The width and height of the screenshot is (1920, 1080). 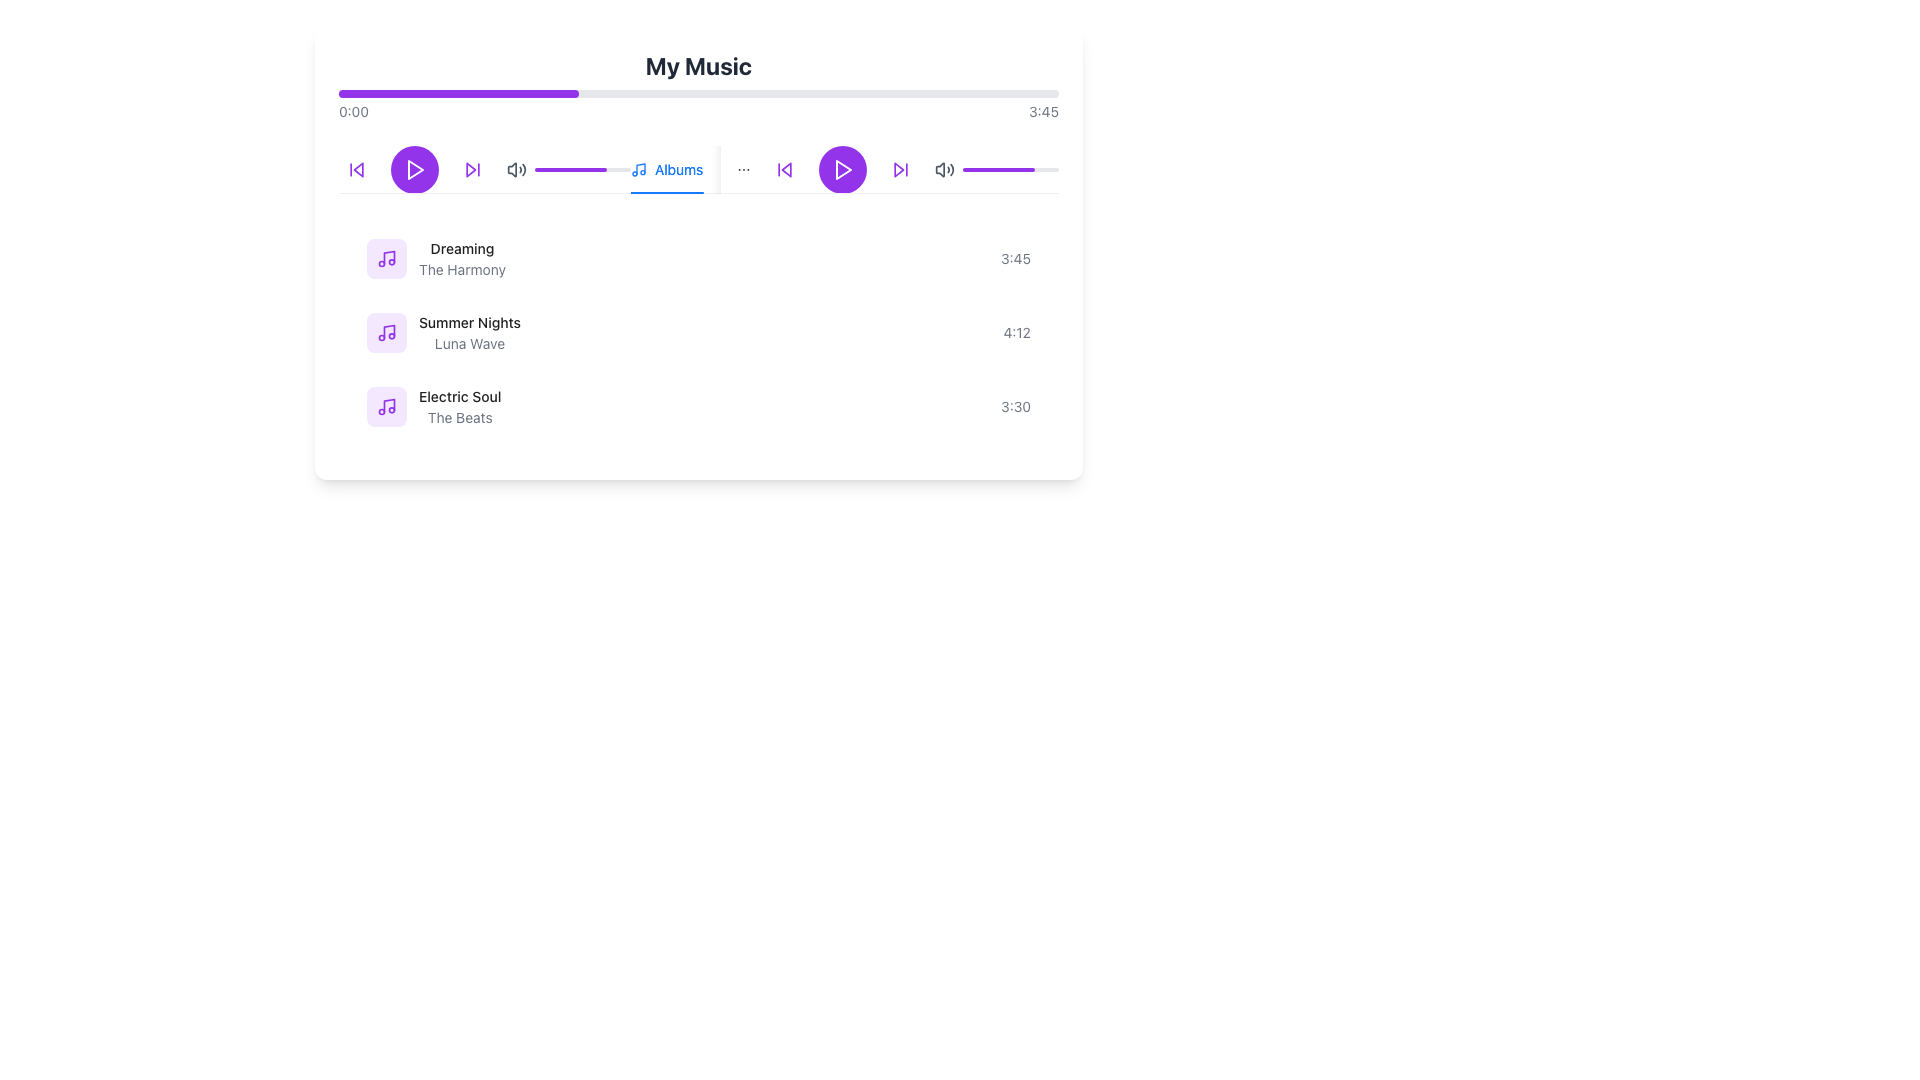 I want to click on the media progress, so click(x=575, y=93).